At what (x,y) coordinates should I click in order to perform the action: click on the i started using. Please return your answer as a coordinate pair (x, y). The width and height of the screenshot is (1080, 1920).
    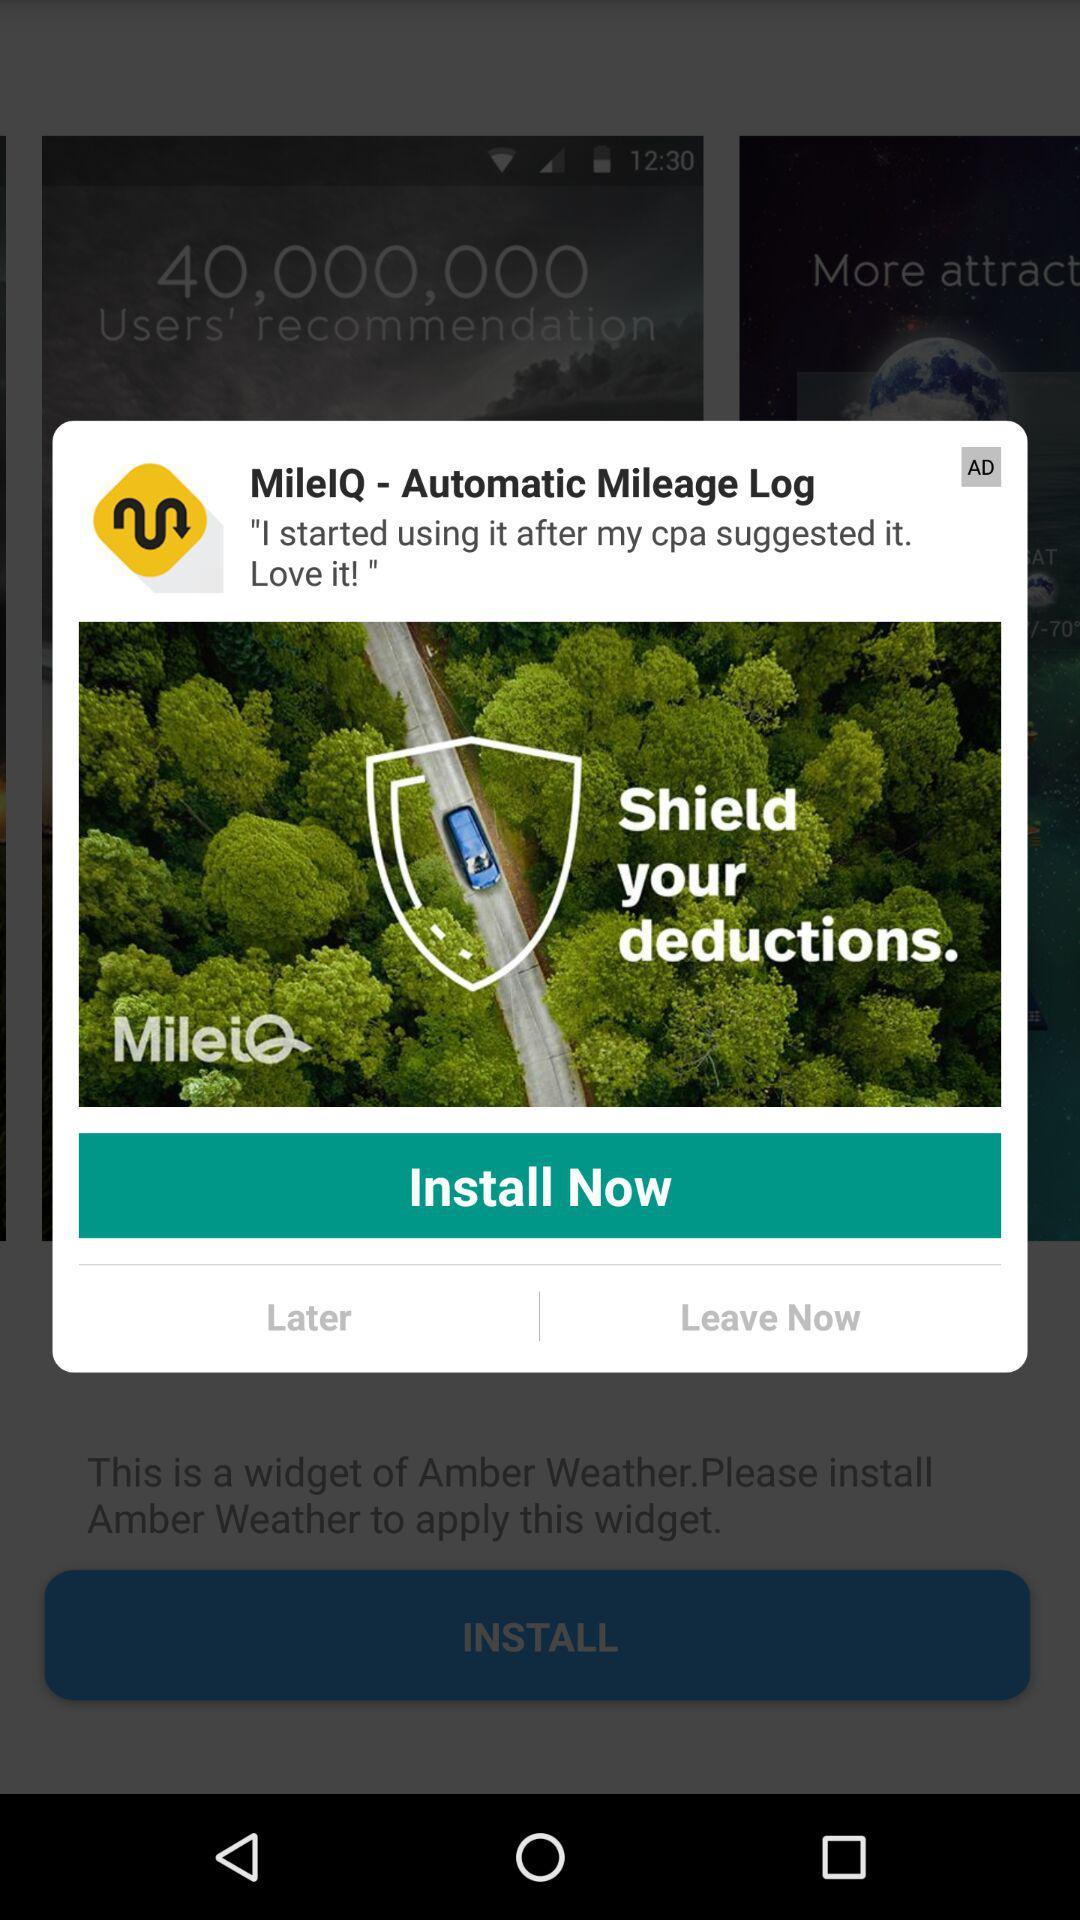
    Looking at the image, I should click on (611, 552).